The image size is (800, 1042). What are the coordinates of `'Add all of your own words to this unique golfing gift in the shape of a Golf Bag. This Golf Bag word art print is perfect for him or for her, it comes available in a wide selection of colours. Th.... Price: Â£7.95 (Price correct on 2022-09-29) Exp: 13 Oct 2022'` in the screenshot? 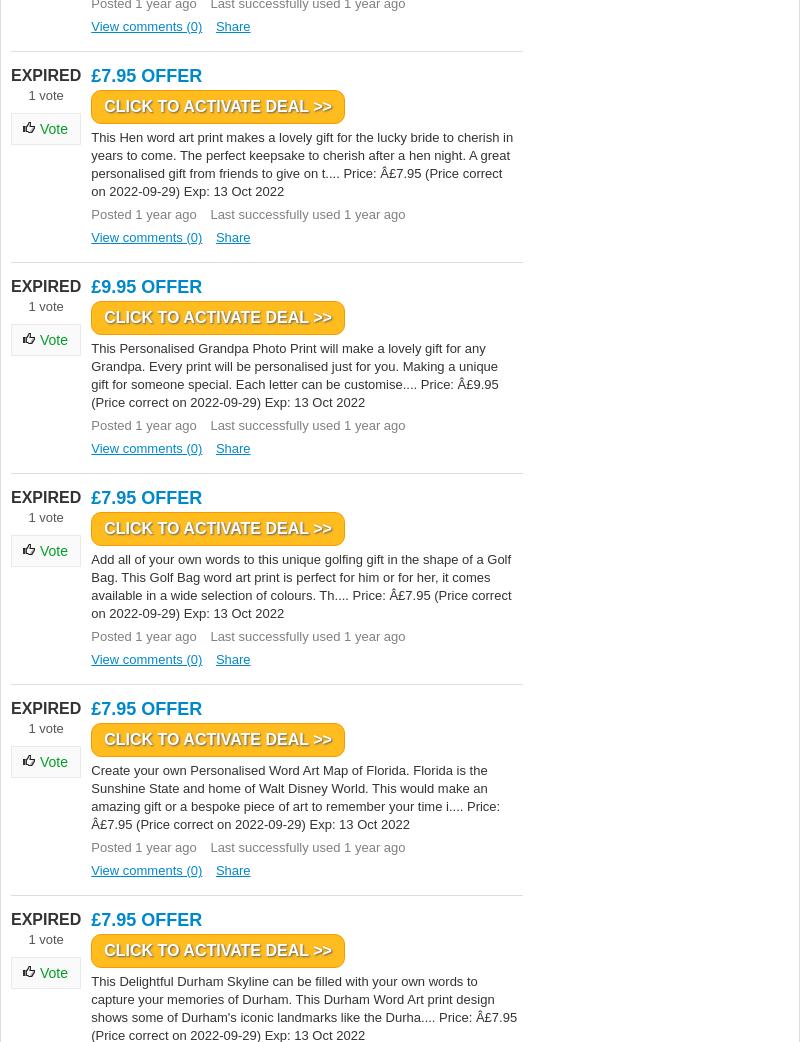 It's located at (300, 585).